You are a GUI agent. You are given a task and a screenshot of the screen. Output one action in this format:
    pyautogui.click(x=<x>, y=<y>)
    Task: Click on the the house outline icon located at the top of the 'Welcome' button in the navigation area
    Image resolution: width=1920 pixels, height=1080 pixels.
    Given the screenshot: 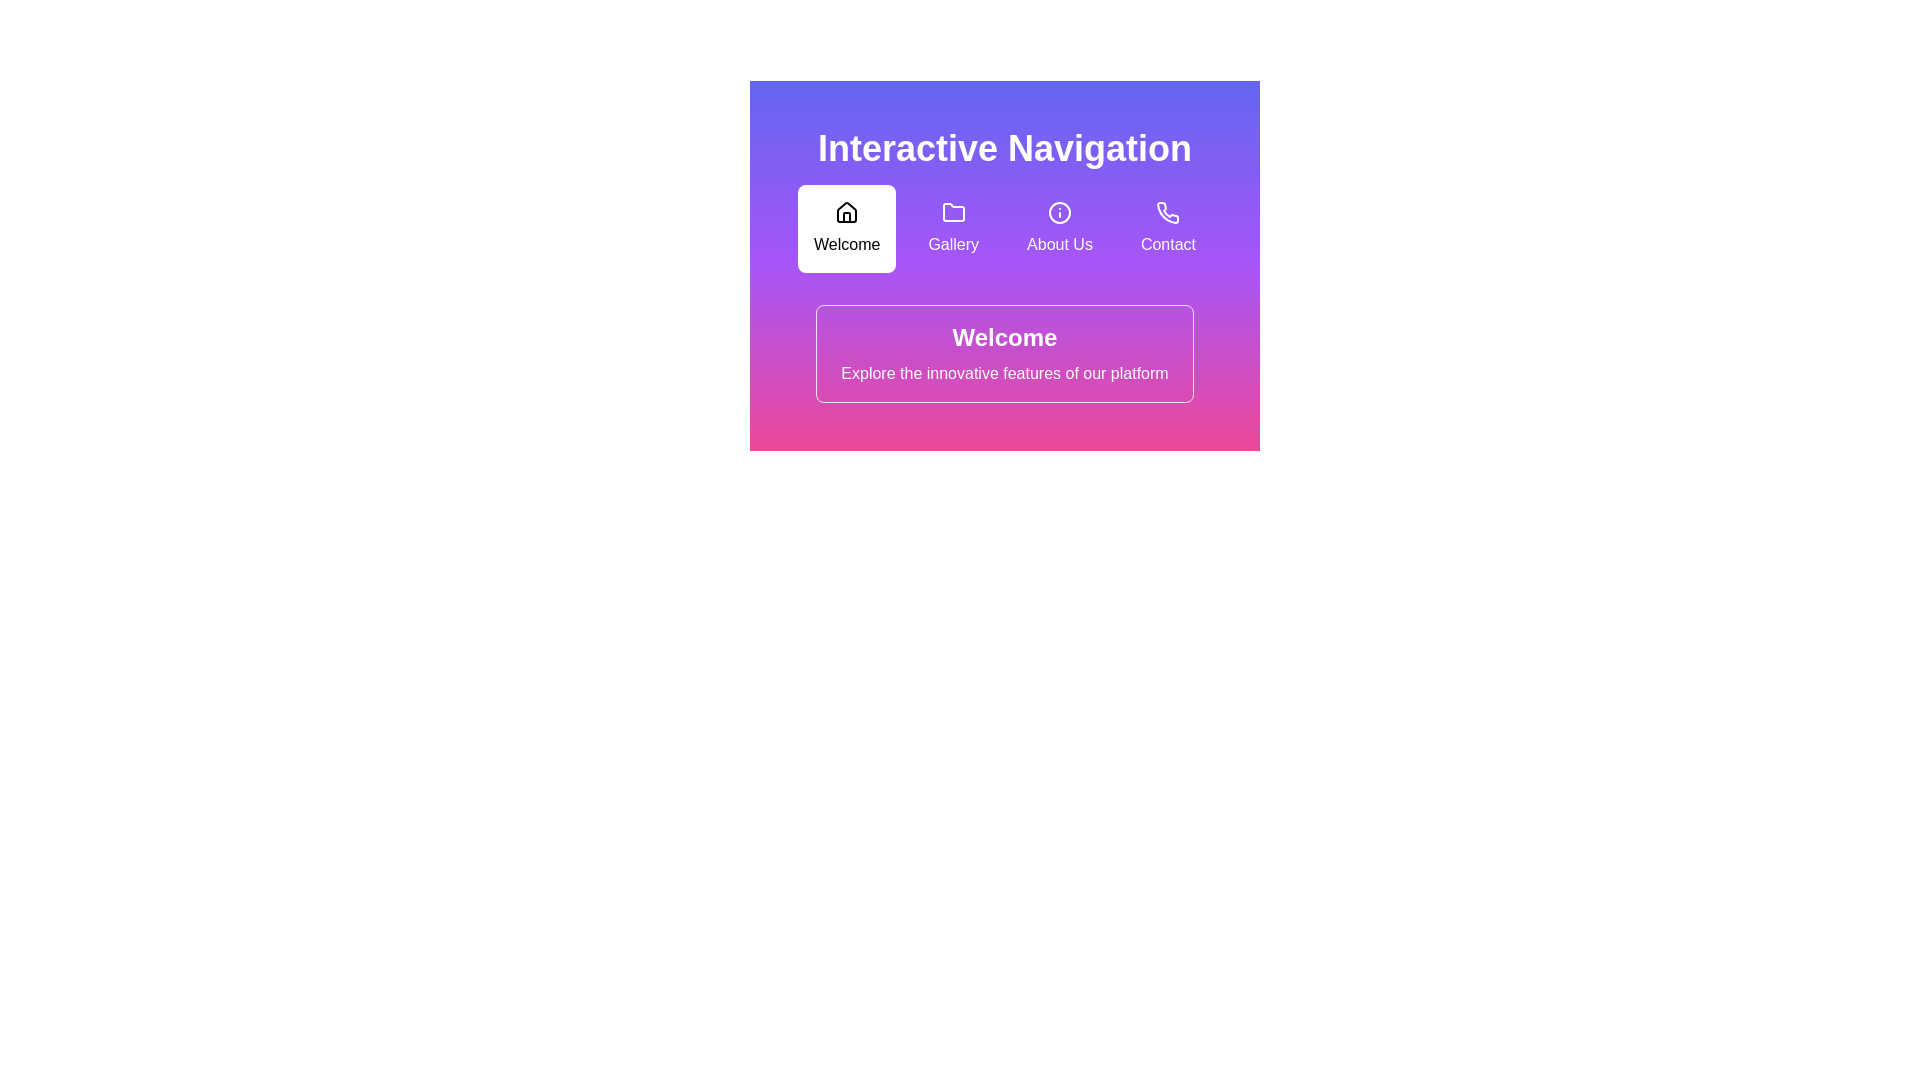 What is the action you would take?
    pyautogui.click(x=847, y=212)
    